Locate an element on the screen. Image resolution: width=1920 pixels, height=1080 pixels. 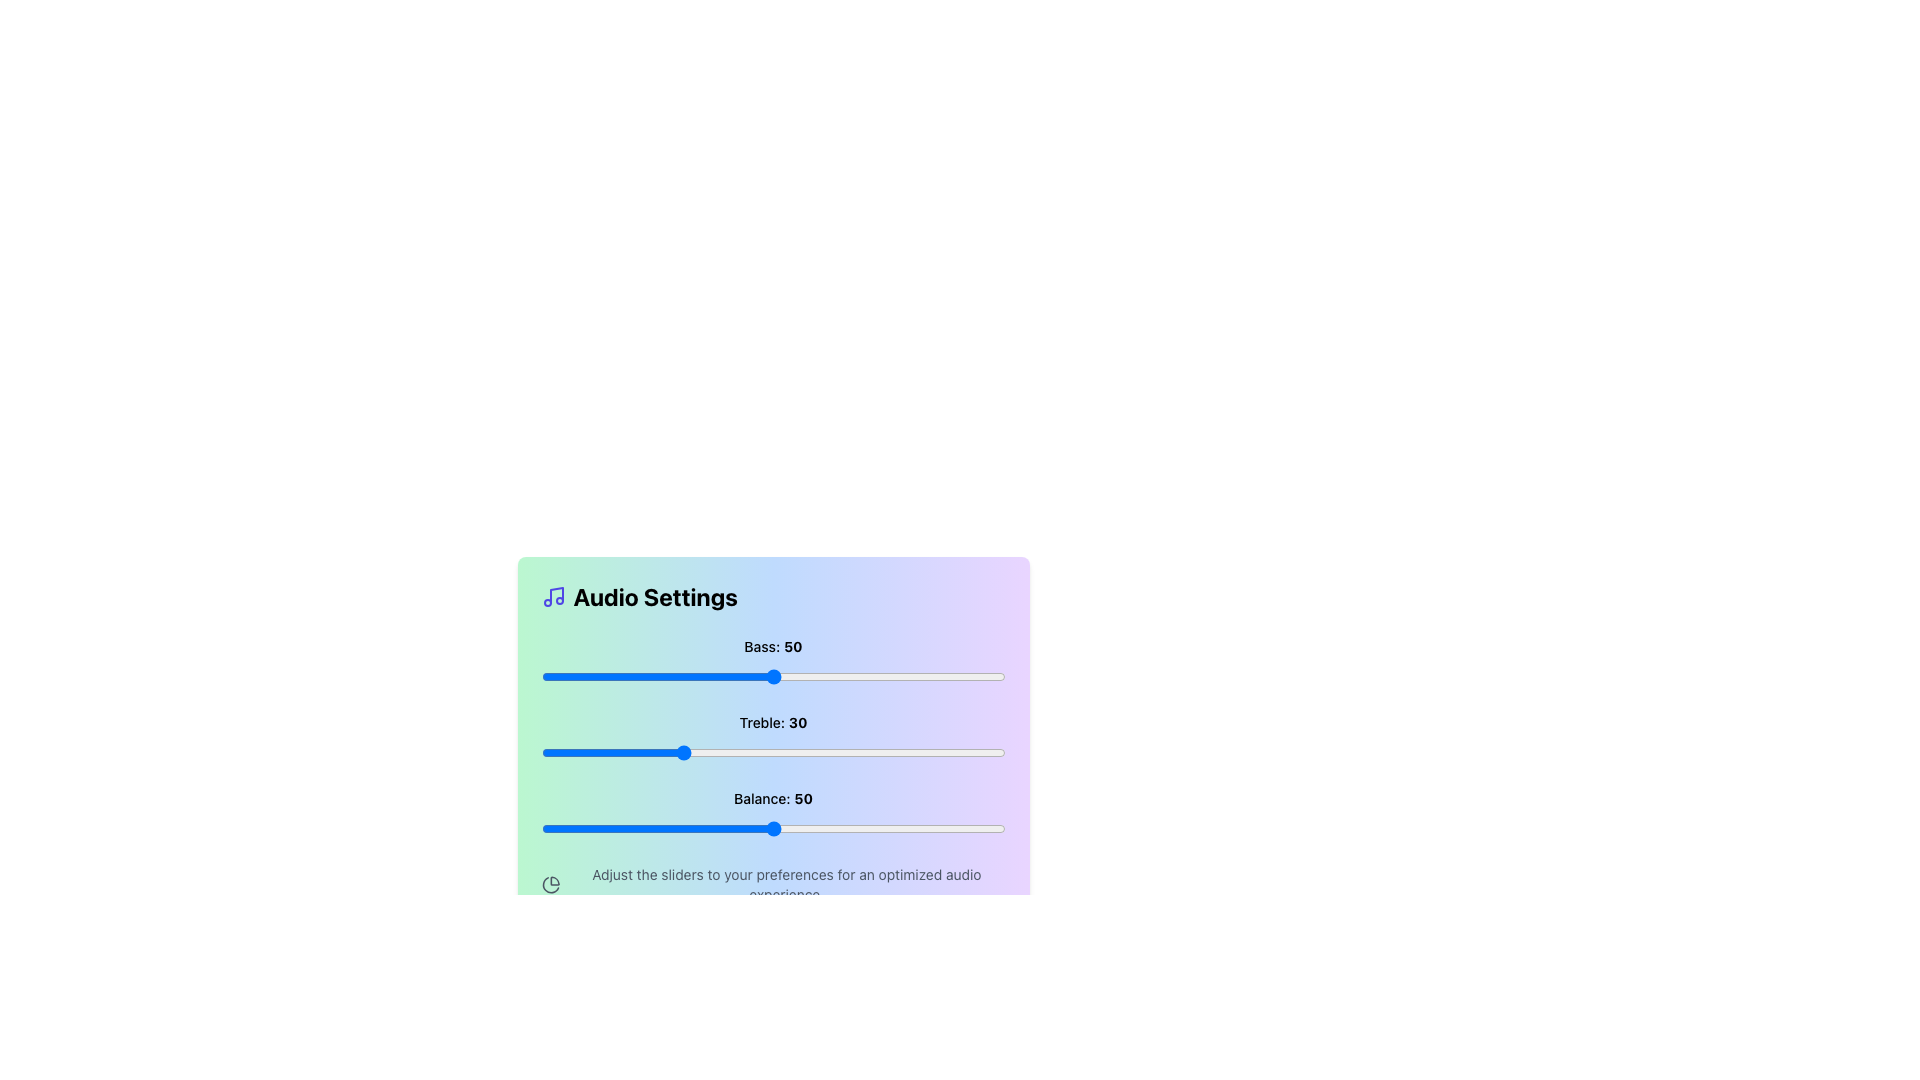
the treble level is located at coordinates (833, 752).